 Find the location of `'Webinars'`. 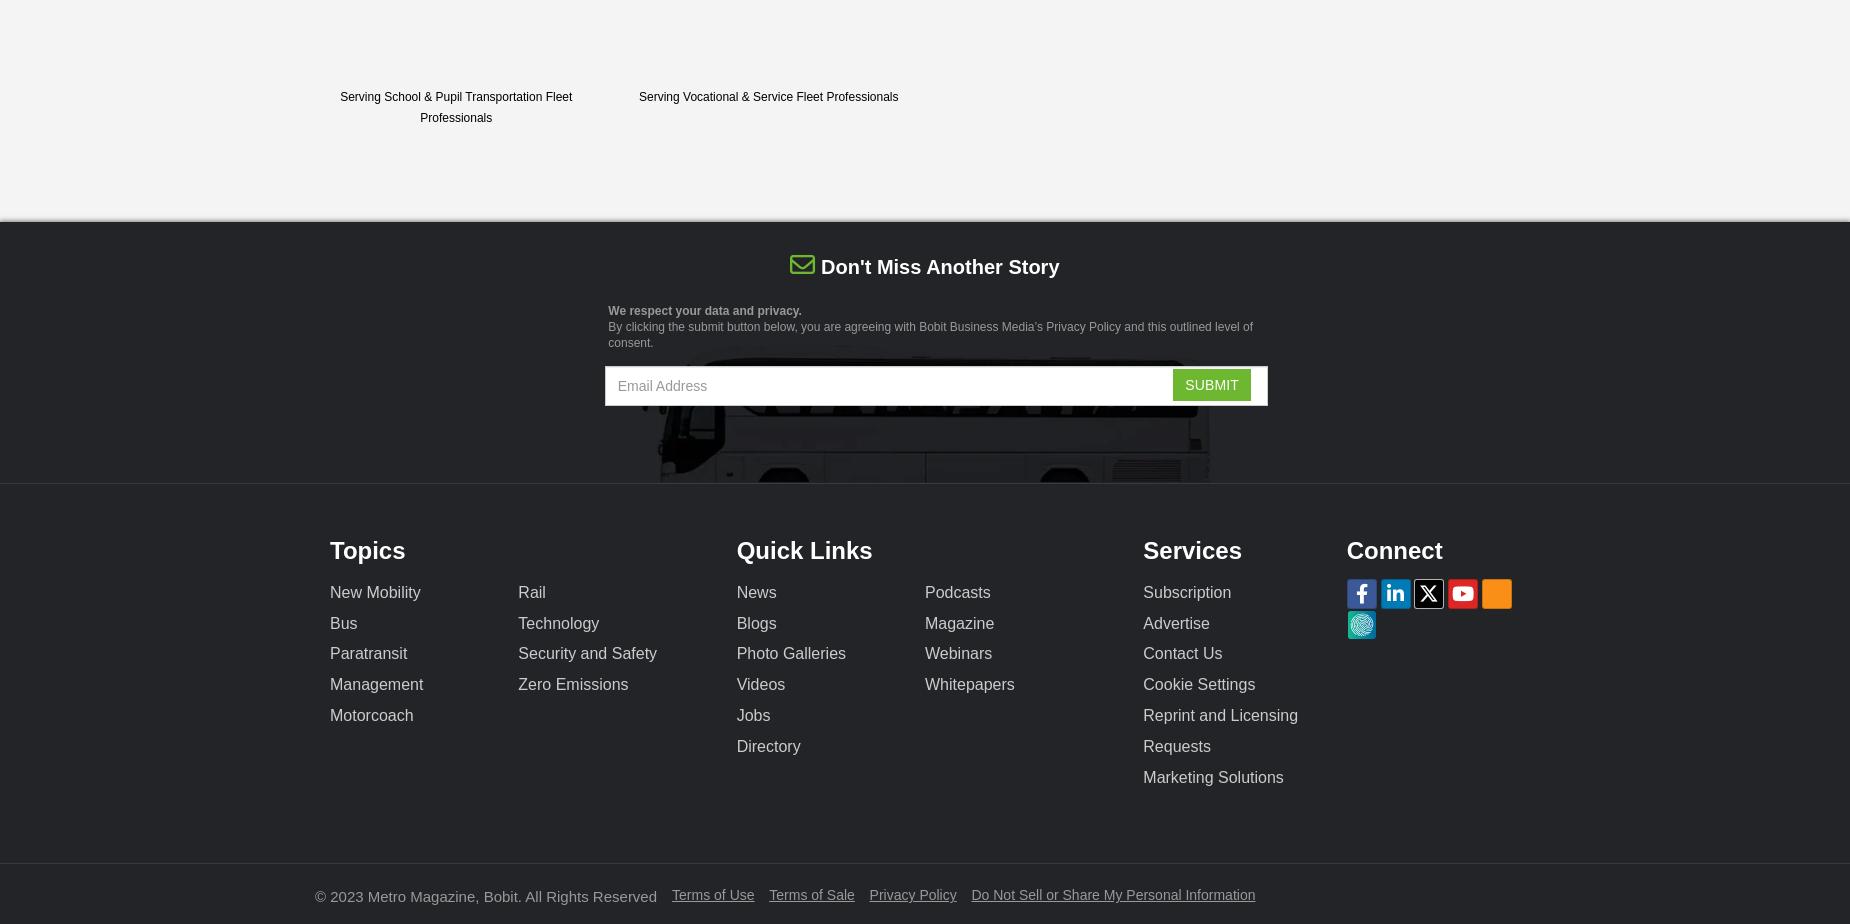

'Webinars' is located at coordinates (956, 653).